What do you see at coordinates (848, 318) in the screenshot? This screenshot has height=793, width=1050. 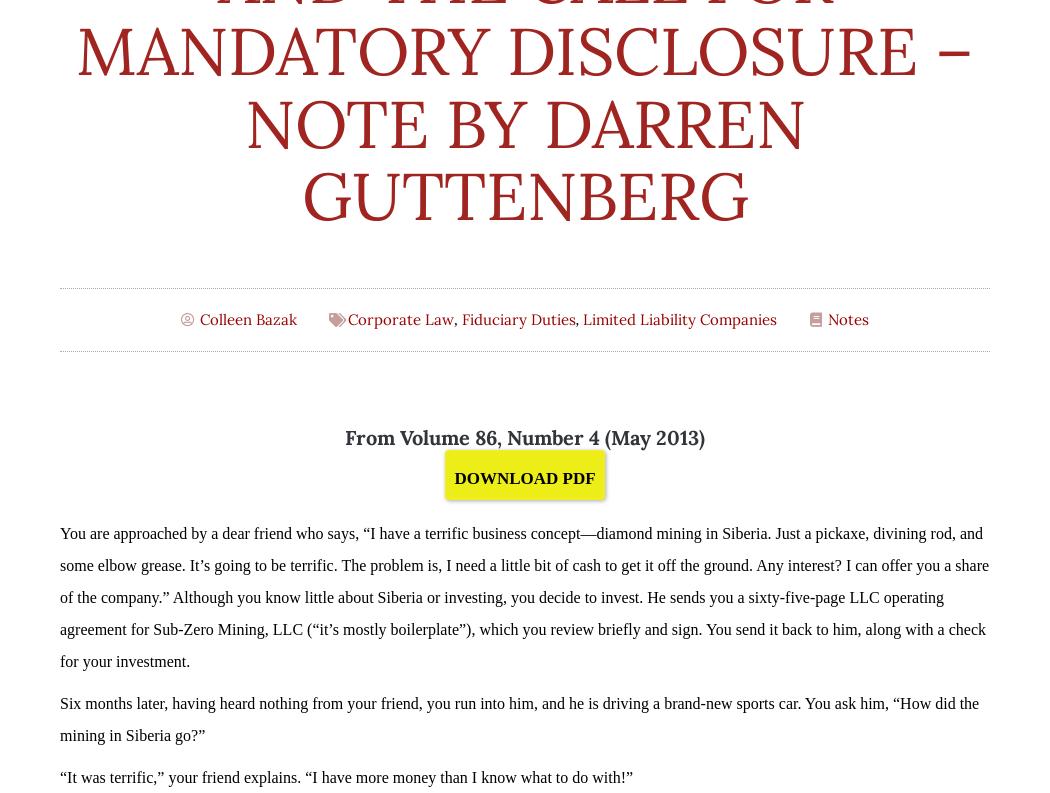 I see `'Notes'` at bounding box center [848, 318].